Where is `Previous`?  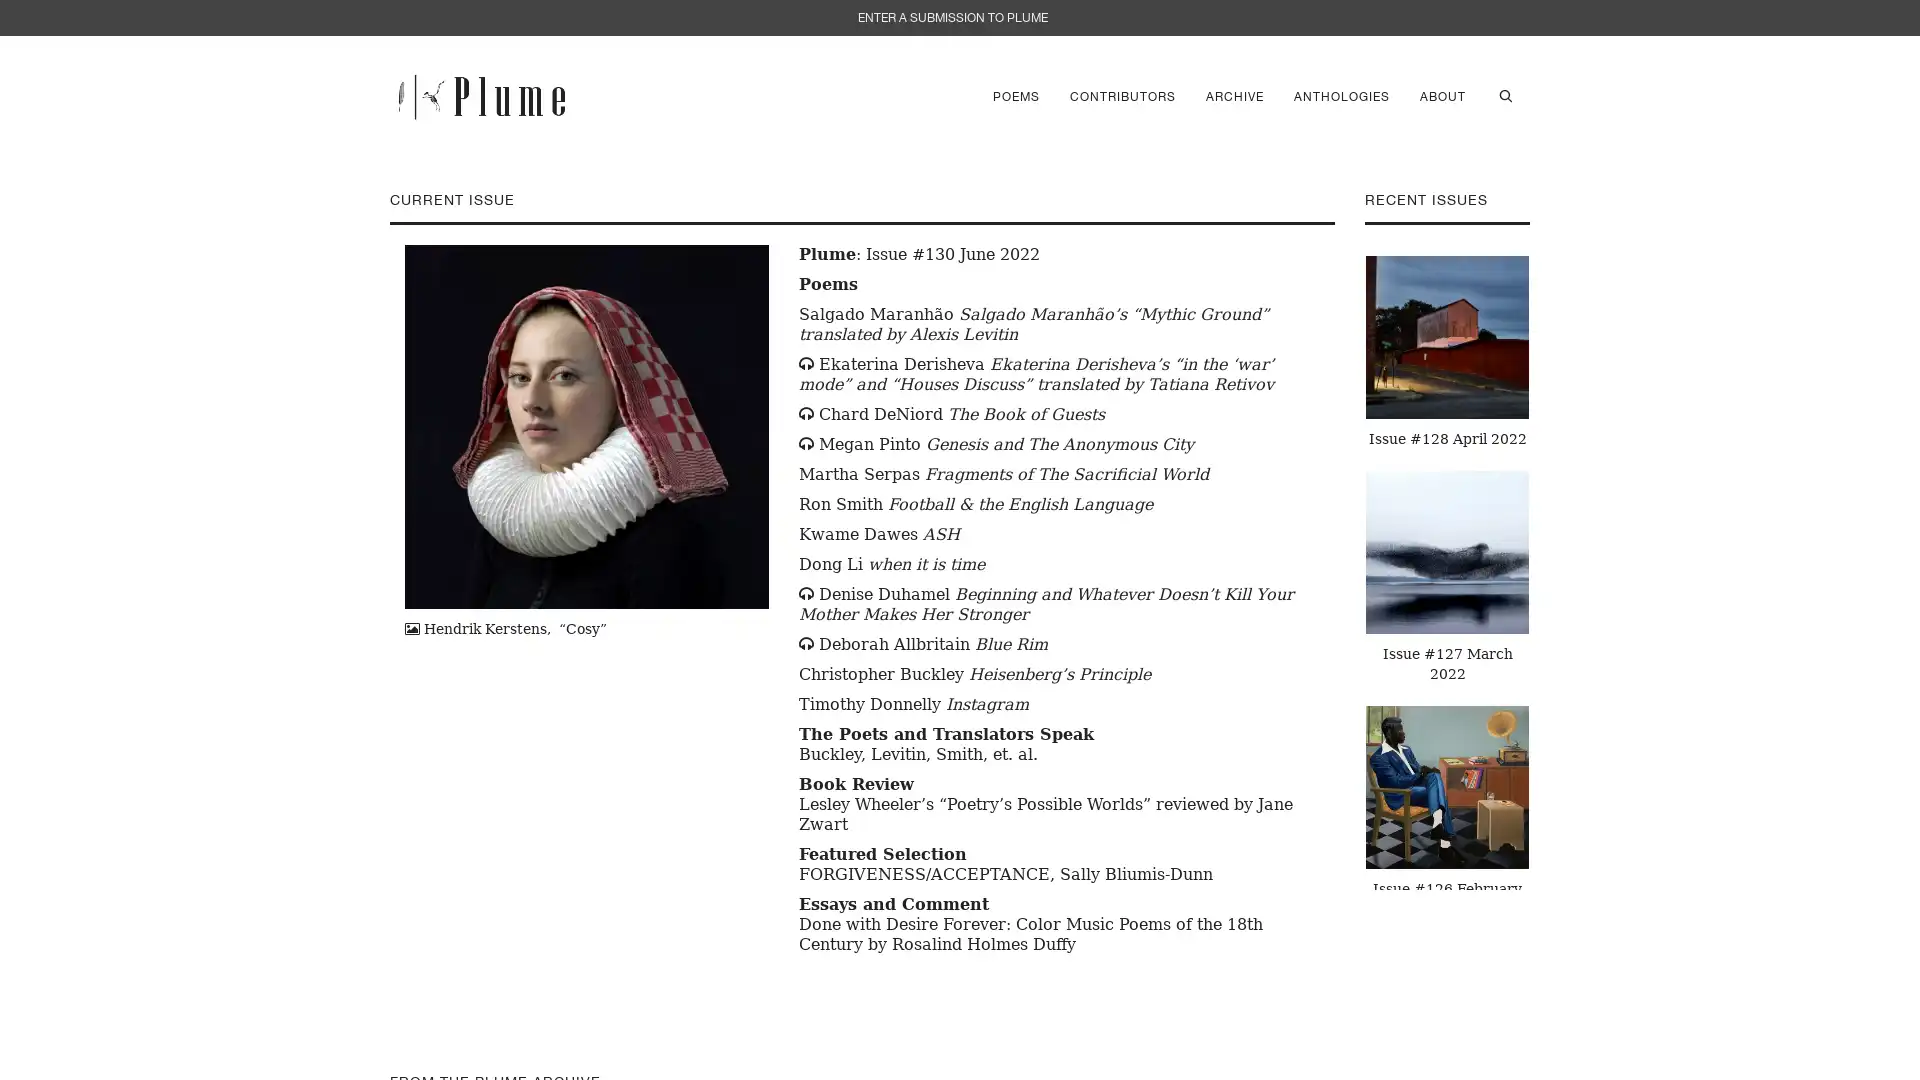
Previous is located at coordinates (1349, 567).